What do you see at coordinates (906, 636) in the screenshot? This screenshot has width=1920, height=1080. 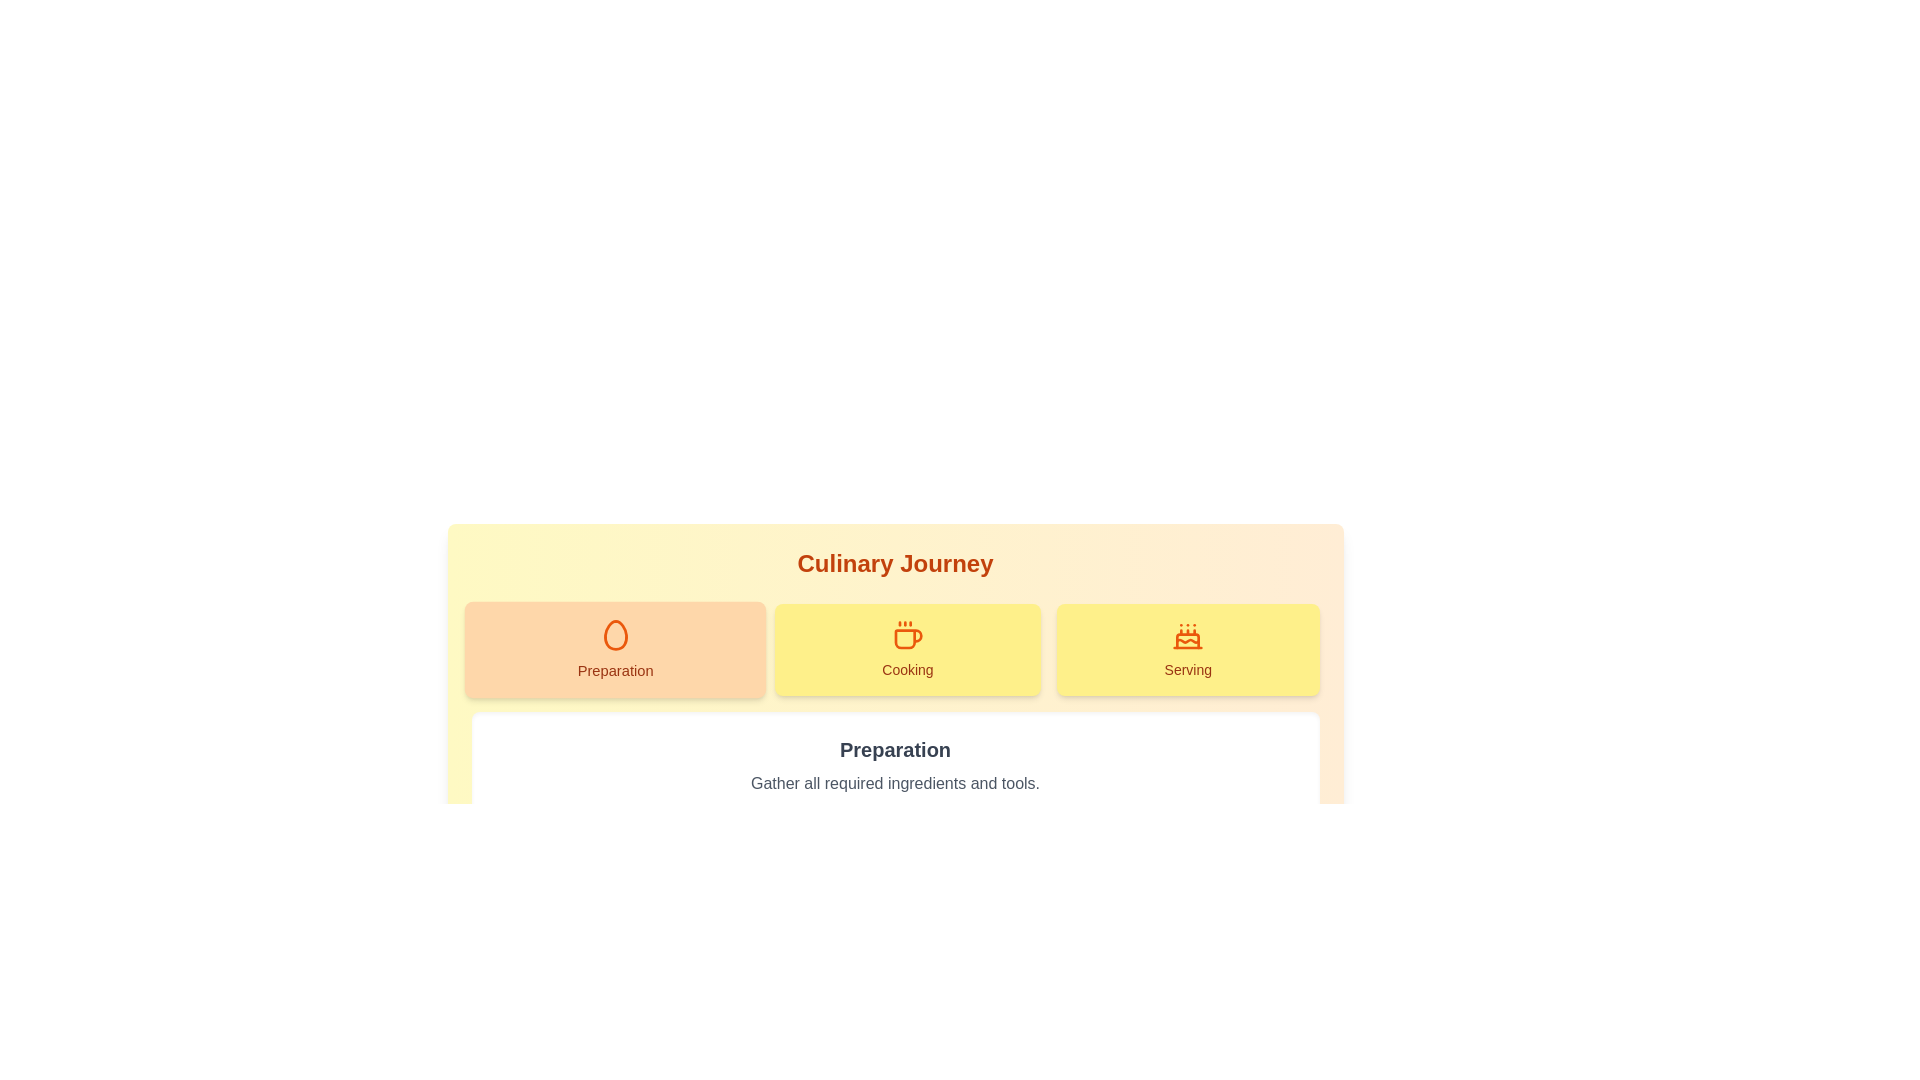 I see `the 'Cooking' section icon, which is centrally located among the three options, to help users identify this category of the interface` at bounding box center [906, 636].